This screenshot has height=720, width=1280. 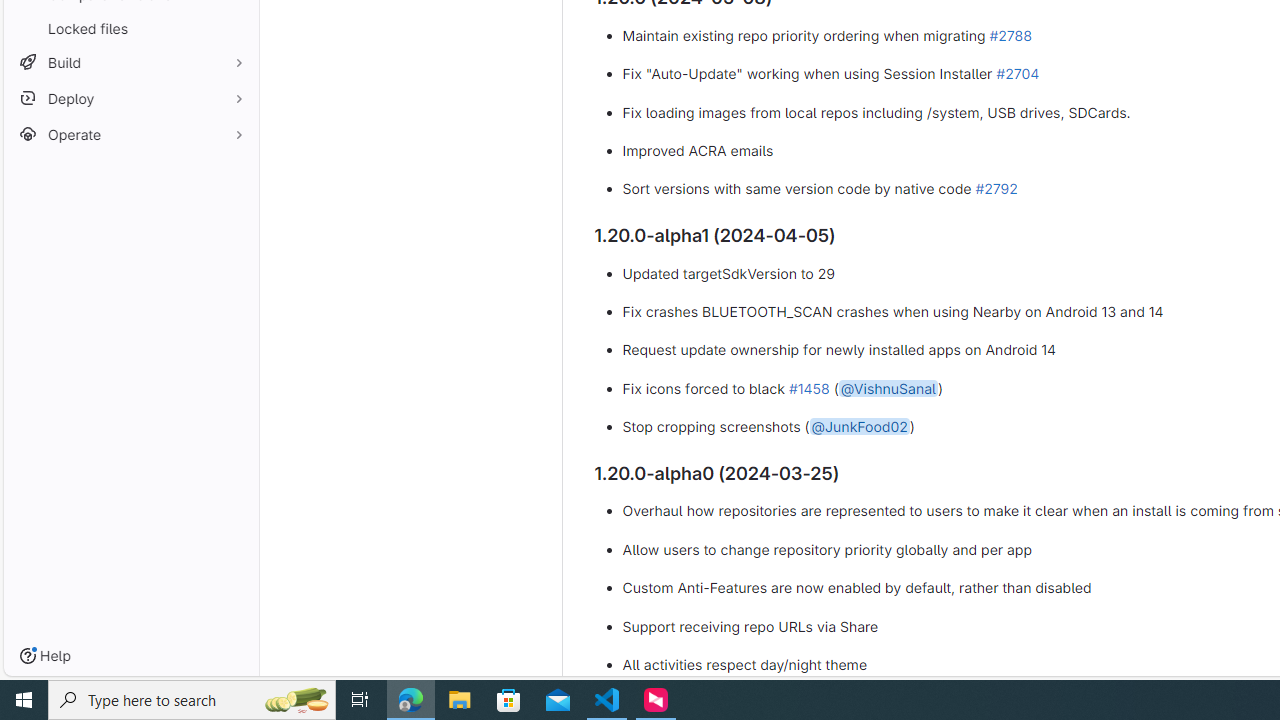 What do you see at coordinates (859, 426) in the screenshot?
I see `'@JunkFood02'` at bounding box center [859, 426].